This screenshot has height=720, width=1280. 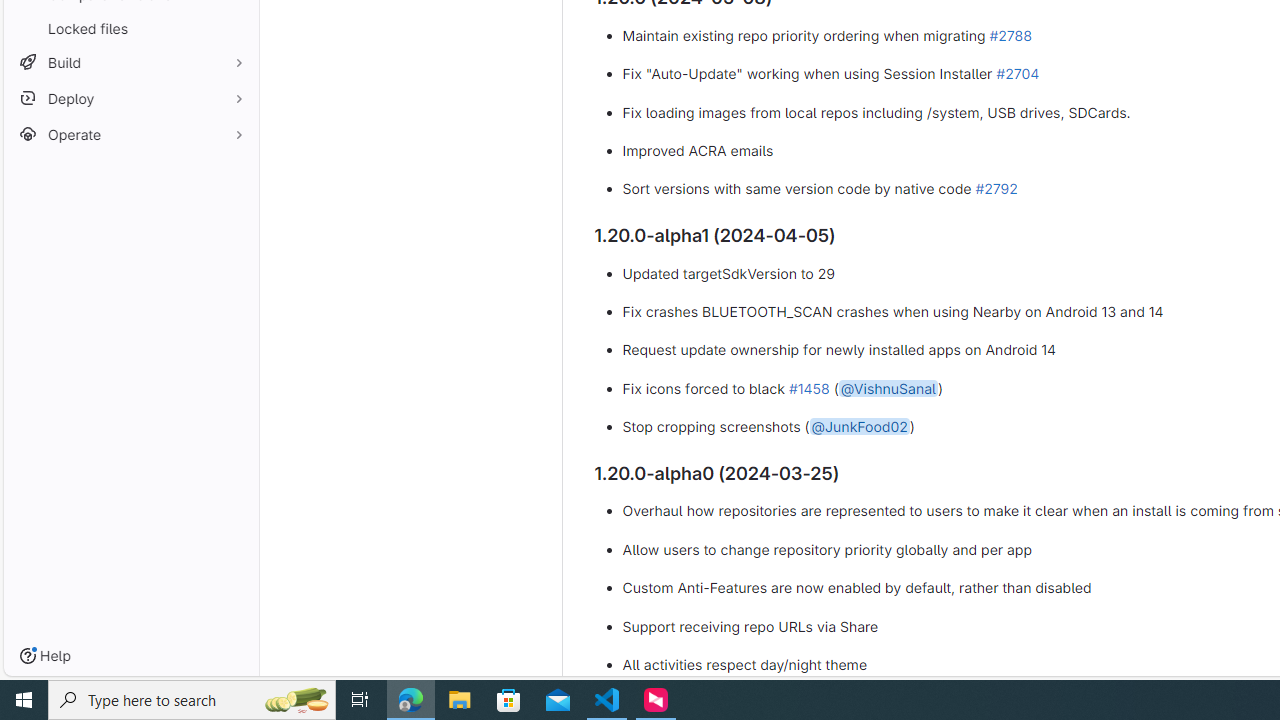 What do you see at coordinates (859, 426) in the screenshot?
I see `'@JunkFood02'` at bounding box center [859, 426].